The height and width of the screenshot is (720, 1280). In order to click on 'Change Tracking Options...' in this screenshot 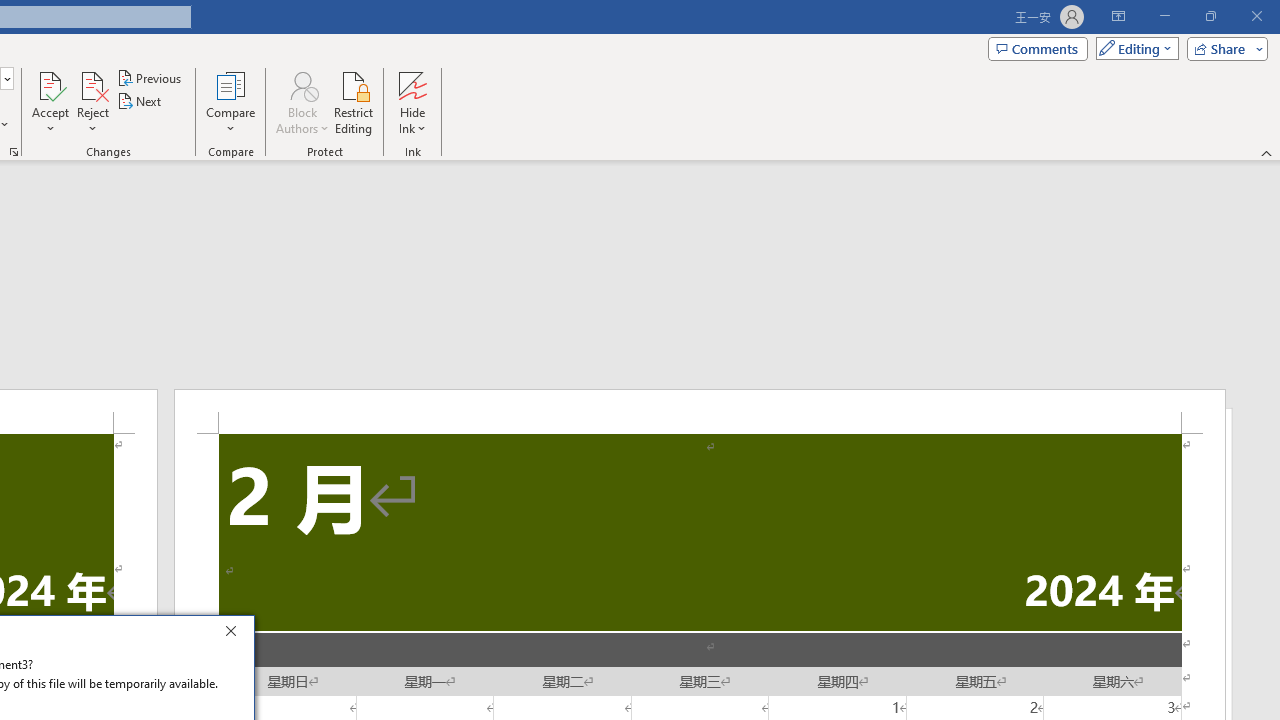, I will do `click(14, 150)`.